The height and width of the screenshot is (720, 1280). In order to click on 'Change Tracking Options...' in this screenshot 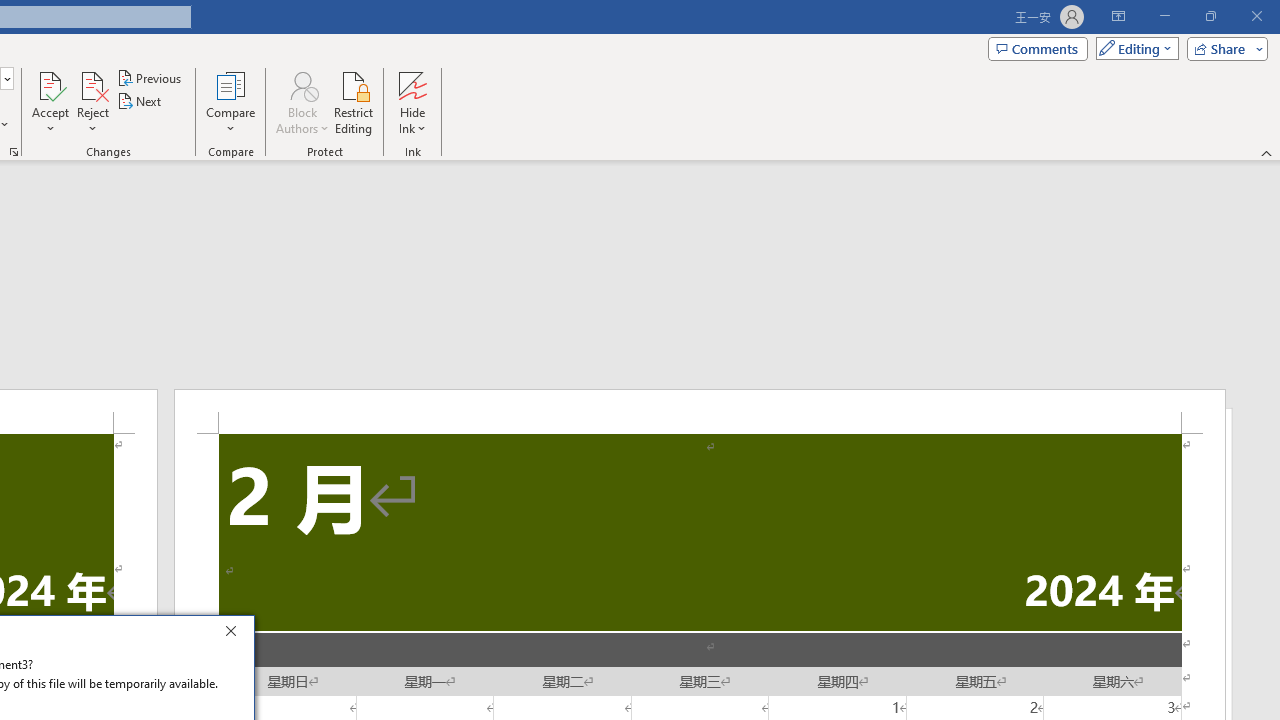, I will do `click(14, 150)`.